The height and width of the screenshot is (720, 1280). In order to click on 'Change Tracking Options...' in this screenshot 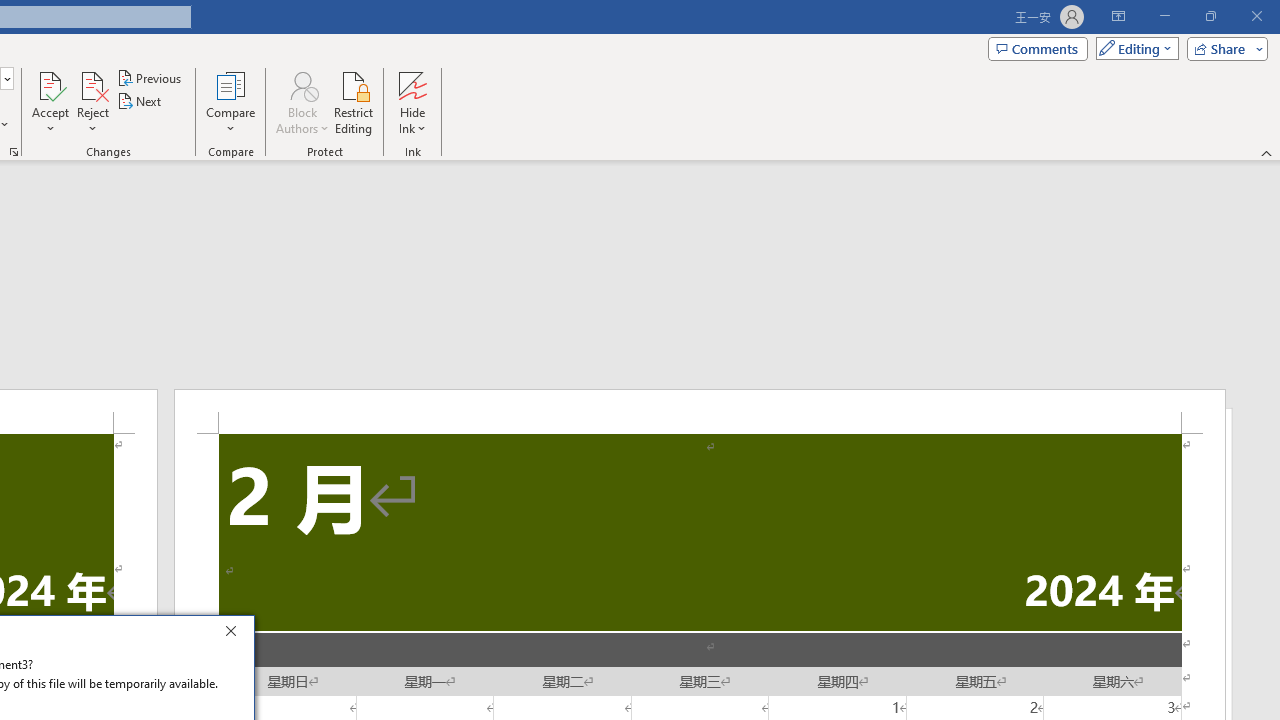, I will do `click(14, 150)`.